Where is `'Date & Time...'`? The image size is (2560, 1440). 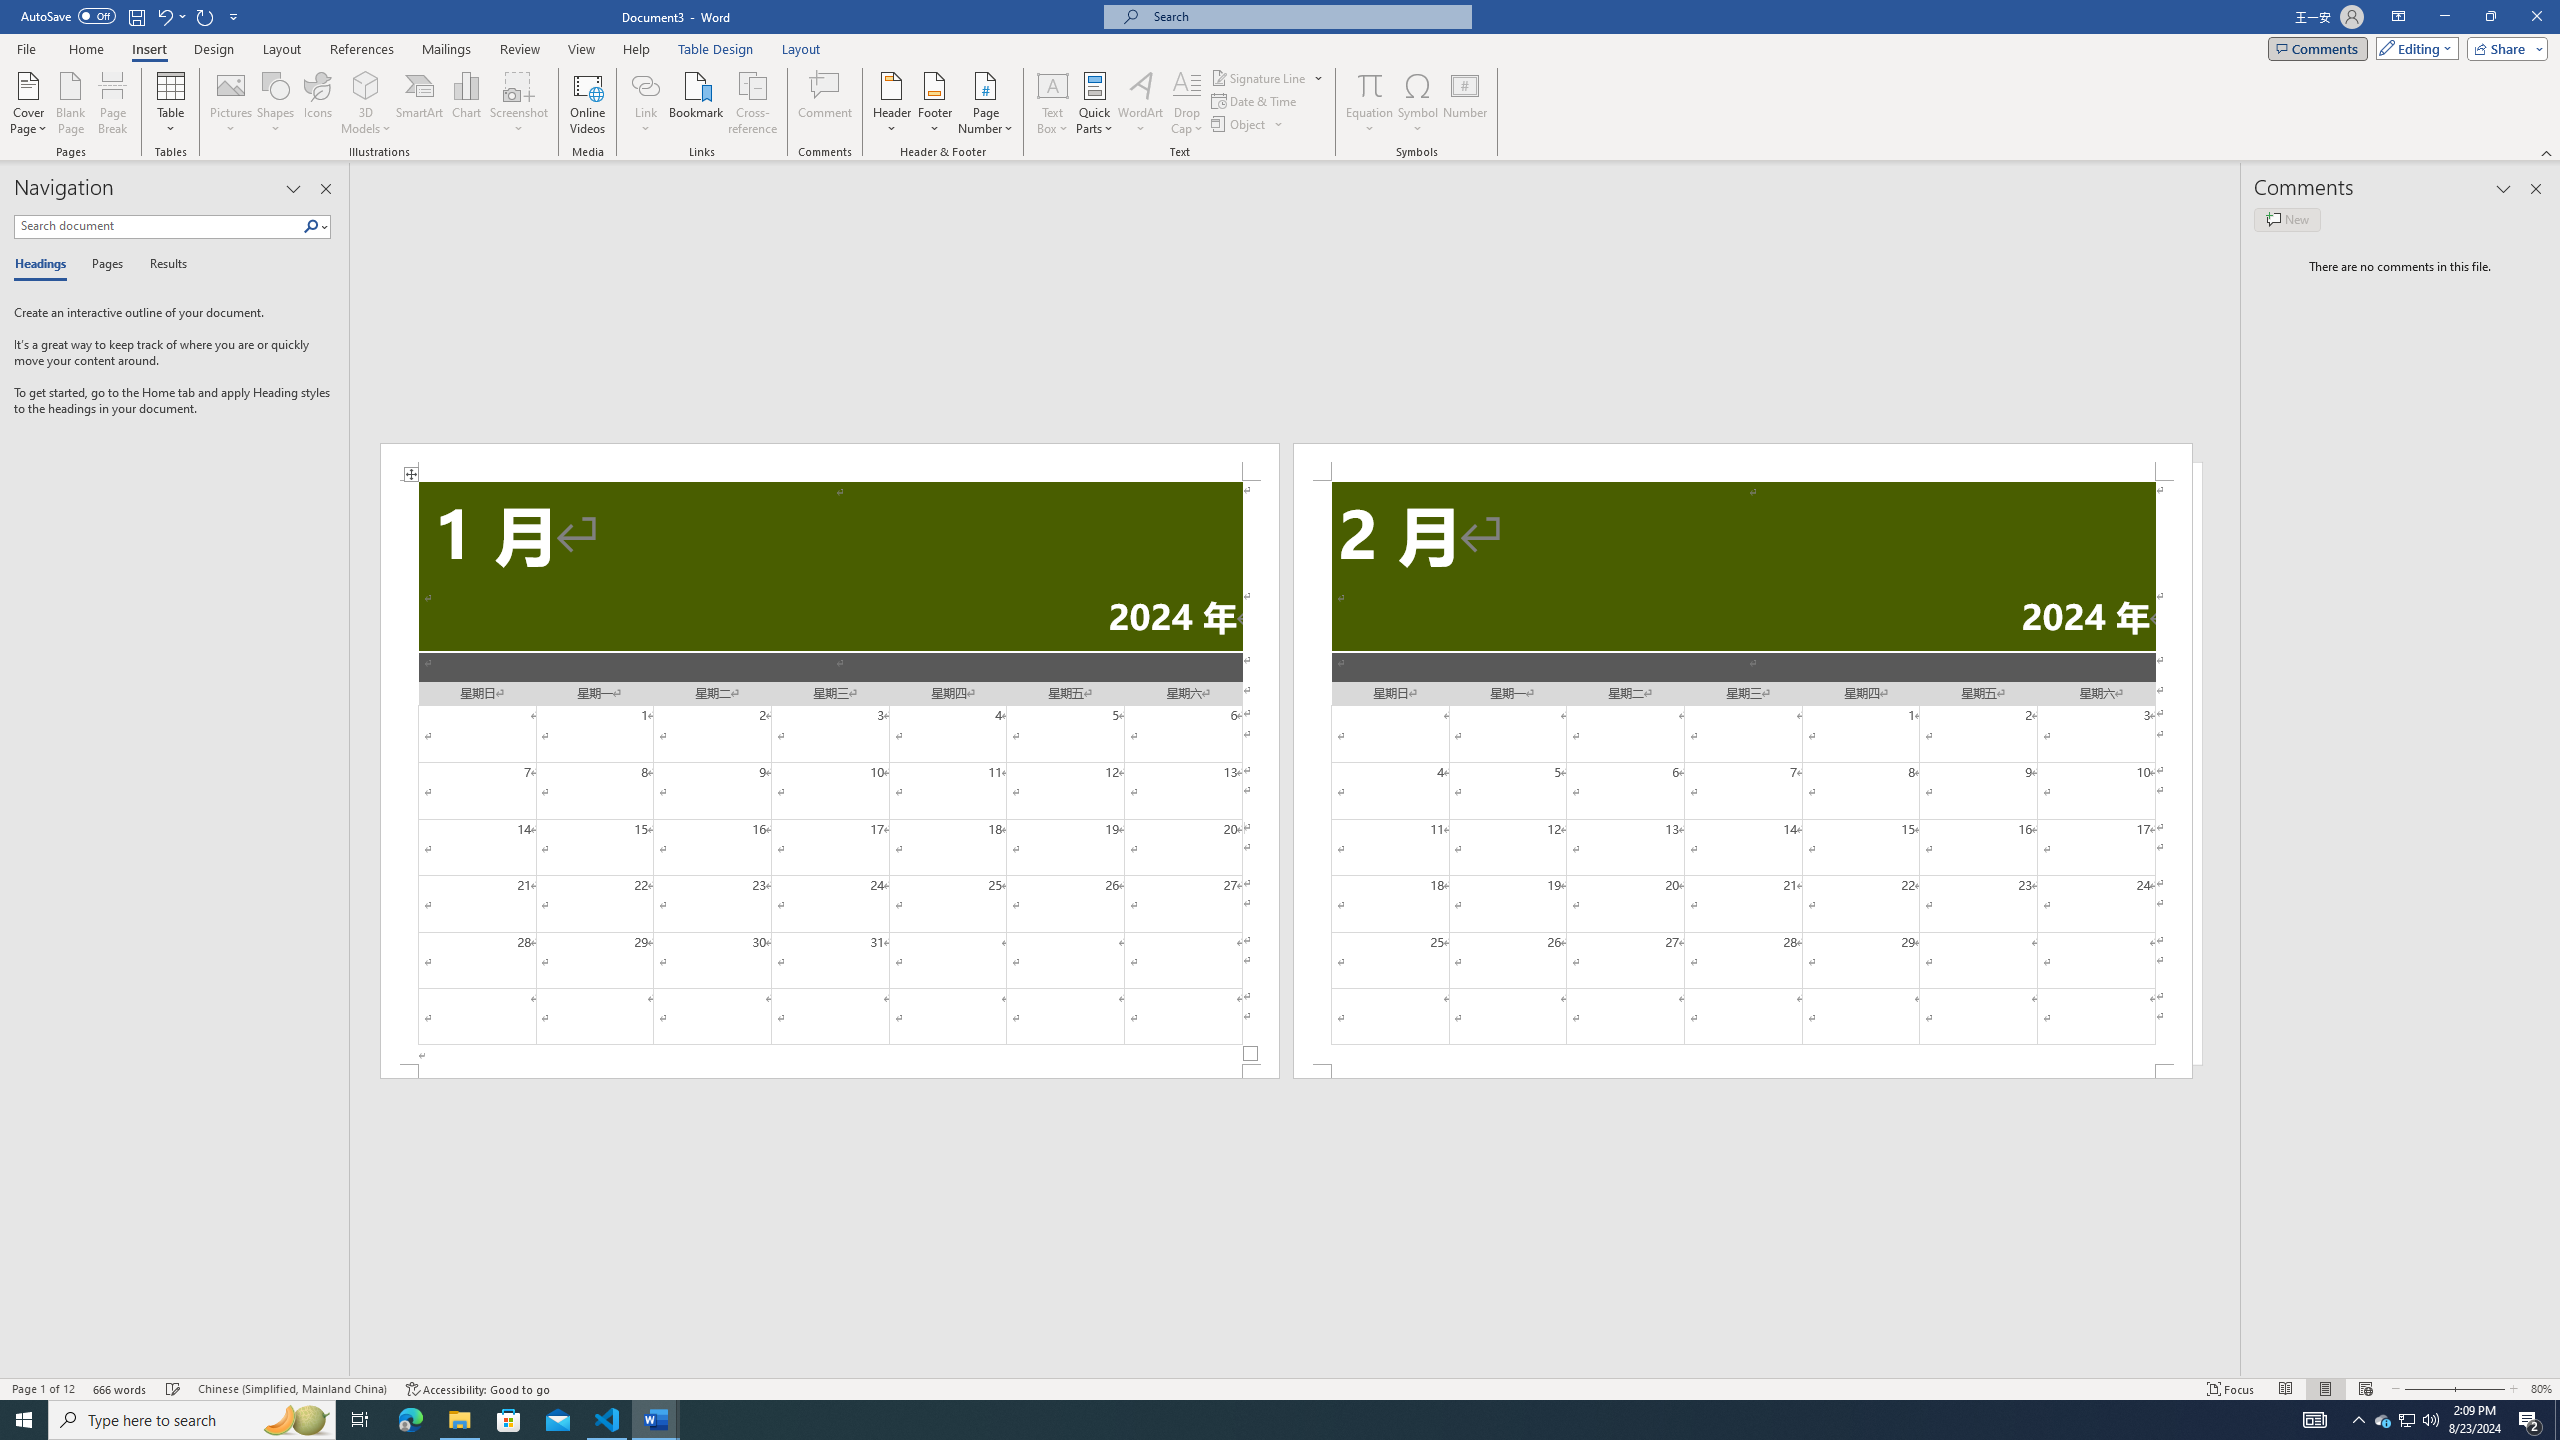
'Date & Time...' is located at coordinates (1255, 99).